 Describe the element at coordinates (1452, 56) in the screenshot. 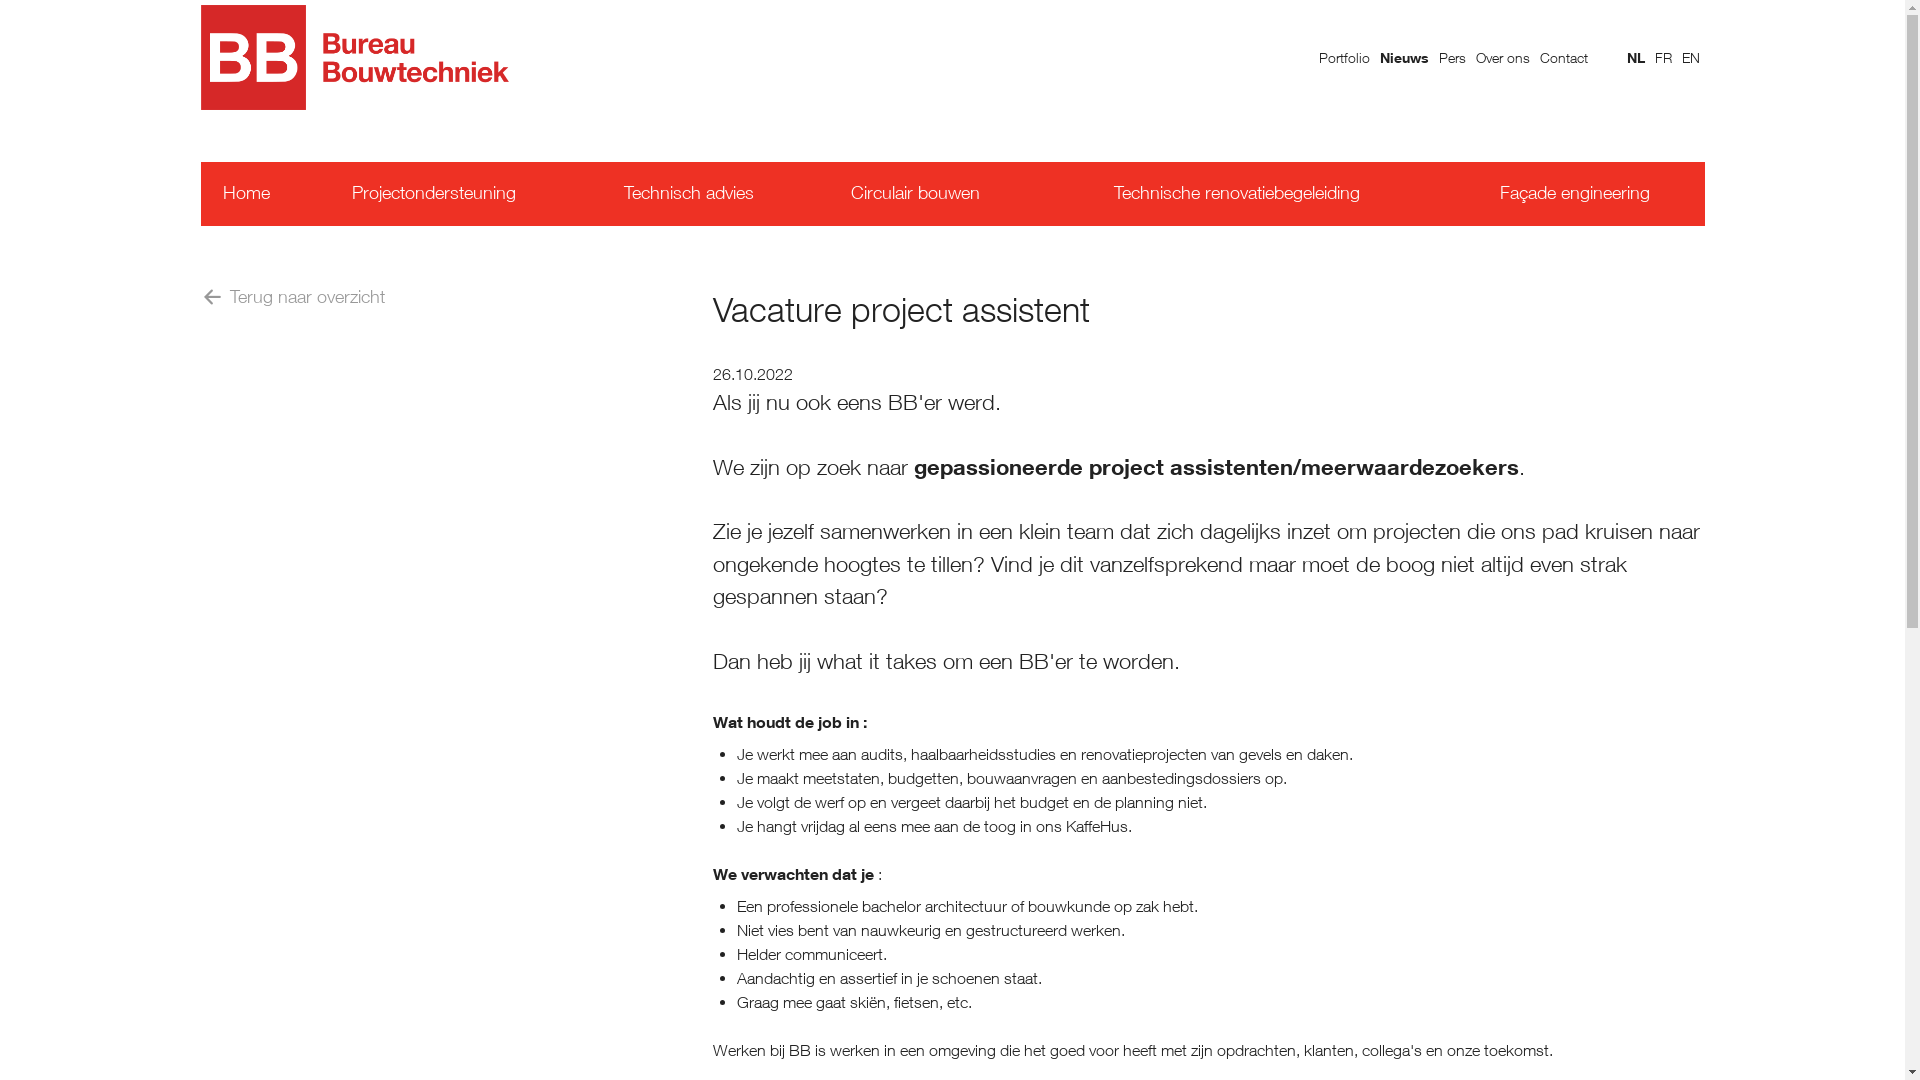

I see `'Pers'` at that location.